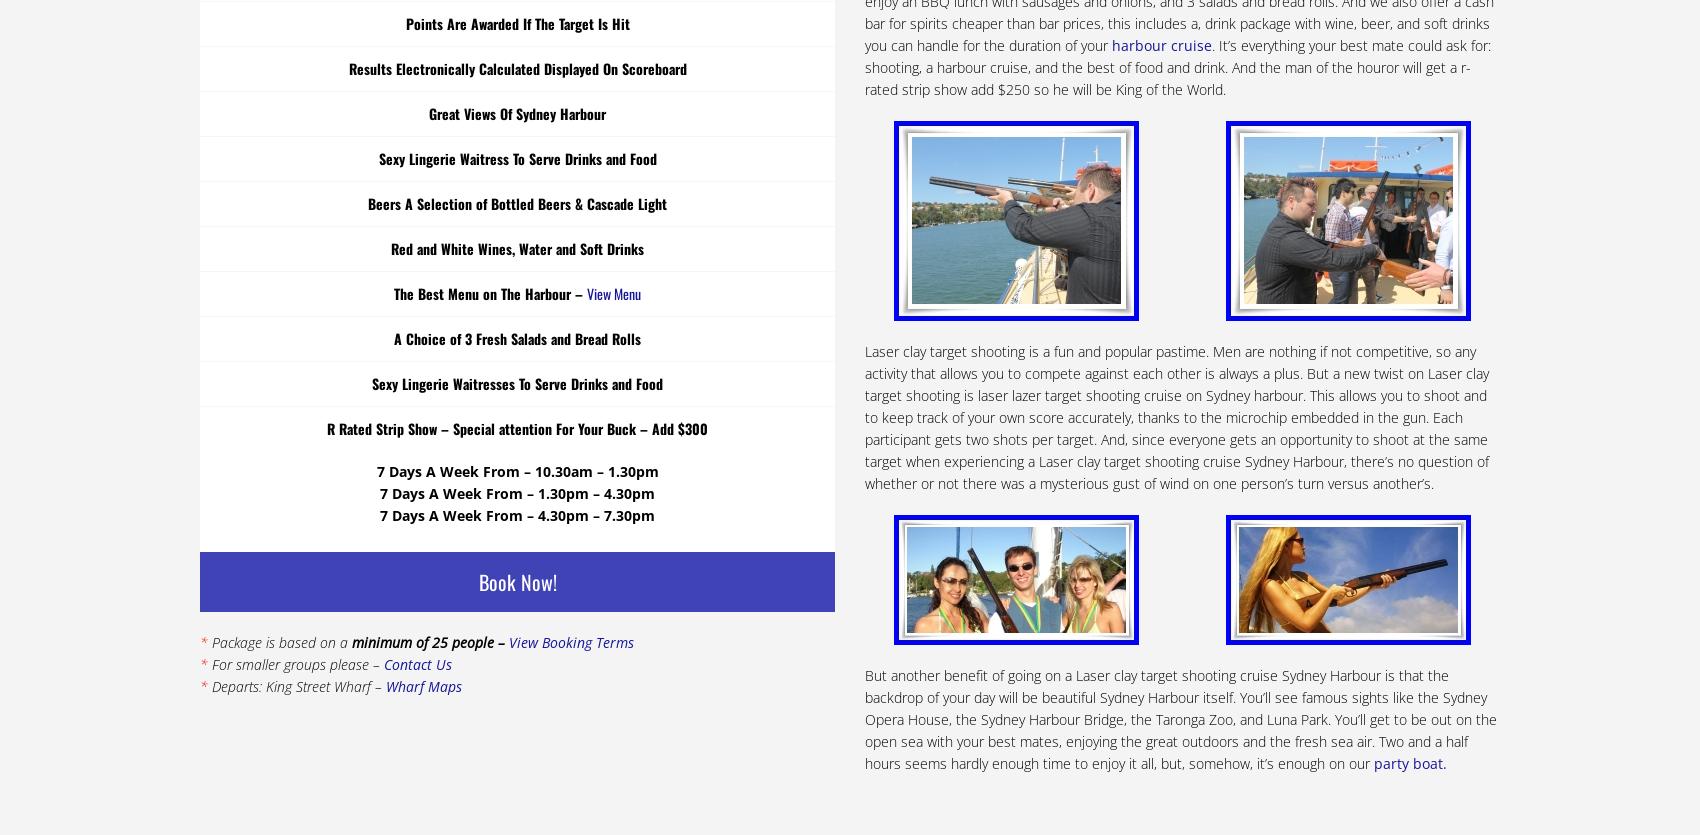  Describe the element at coordinates (864, 718) in the screenshot. I see `'But another benefit of going on a Laser clay target shooting cruise Sydney Harbour is that the backdrop of your day will be beautiful Sydney Harbour itself. You’ll see famous sights like the Sydney Opera House, the Sydney Harbour Bridge, the Taronga Zoo, and Luna Park. You’ll get to be out on the open sea with your best mates, enjoying the great outdoors and the fresh sea air. Two and a half hours seems hardly enough time to enjoy it all, but, somehow, it’s enough on our'` at that location.